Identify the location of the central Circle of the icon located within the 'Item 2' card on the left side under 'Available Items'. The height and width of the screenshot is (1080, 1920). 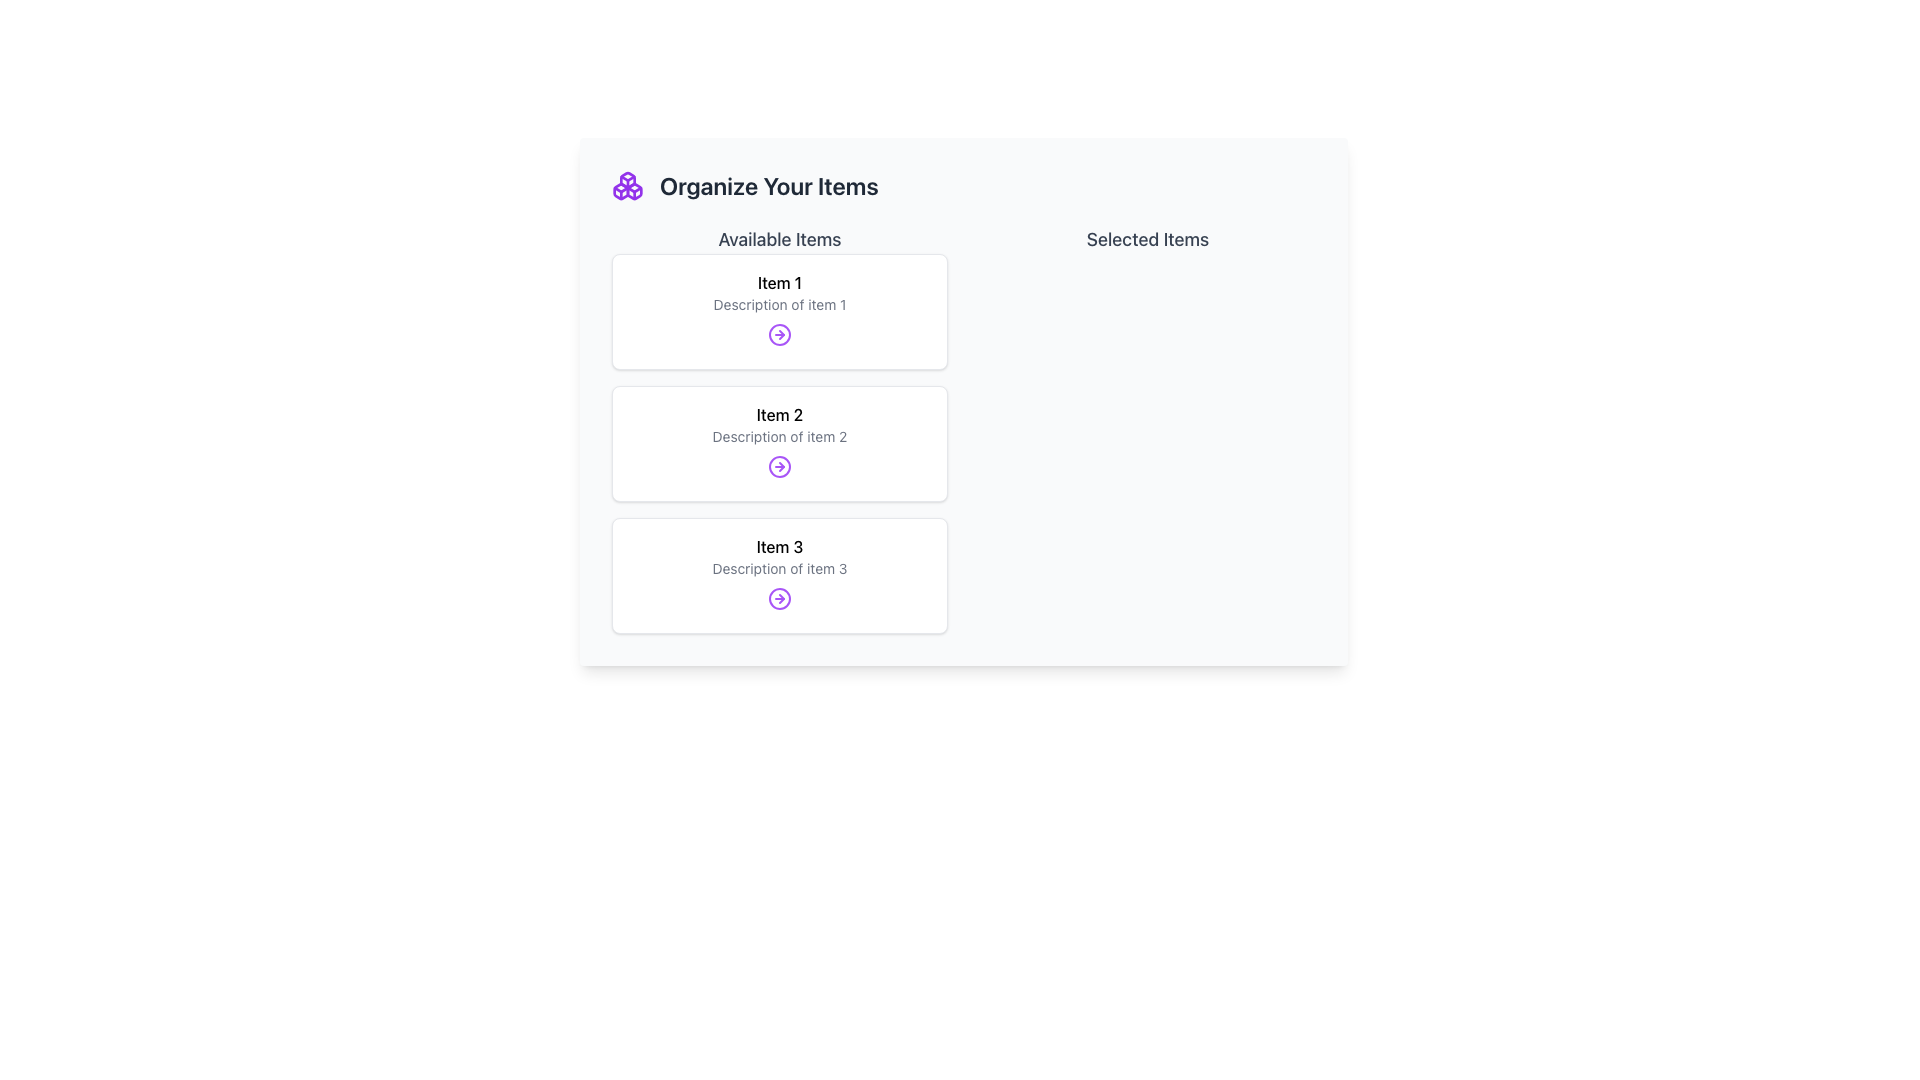
(778, 466).